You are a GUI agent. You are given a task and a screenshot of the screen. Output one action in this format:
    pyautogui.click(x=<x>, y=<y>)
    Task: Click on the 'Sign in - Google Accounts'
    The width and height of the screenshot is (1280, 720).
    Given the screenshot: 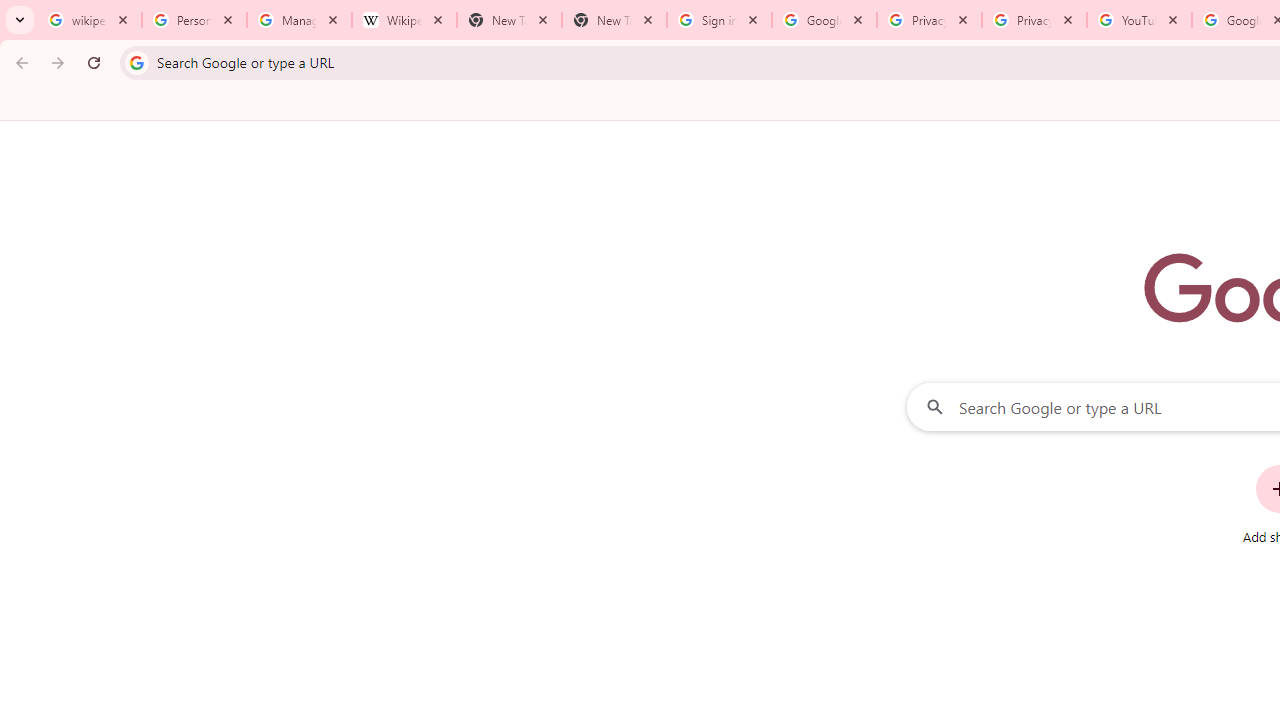 What is the action you would take?
    pyautogui.click(x=719, y=20)
    